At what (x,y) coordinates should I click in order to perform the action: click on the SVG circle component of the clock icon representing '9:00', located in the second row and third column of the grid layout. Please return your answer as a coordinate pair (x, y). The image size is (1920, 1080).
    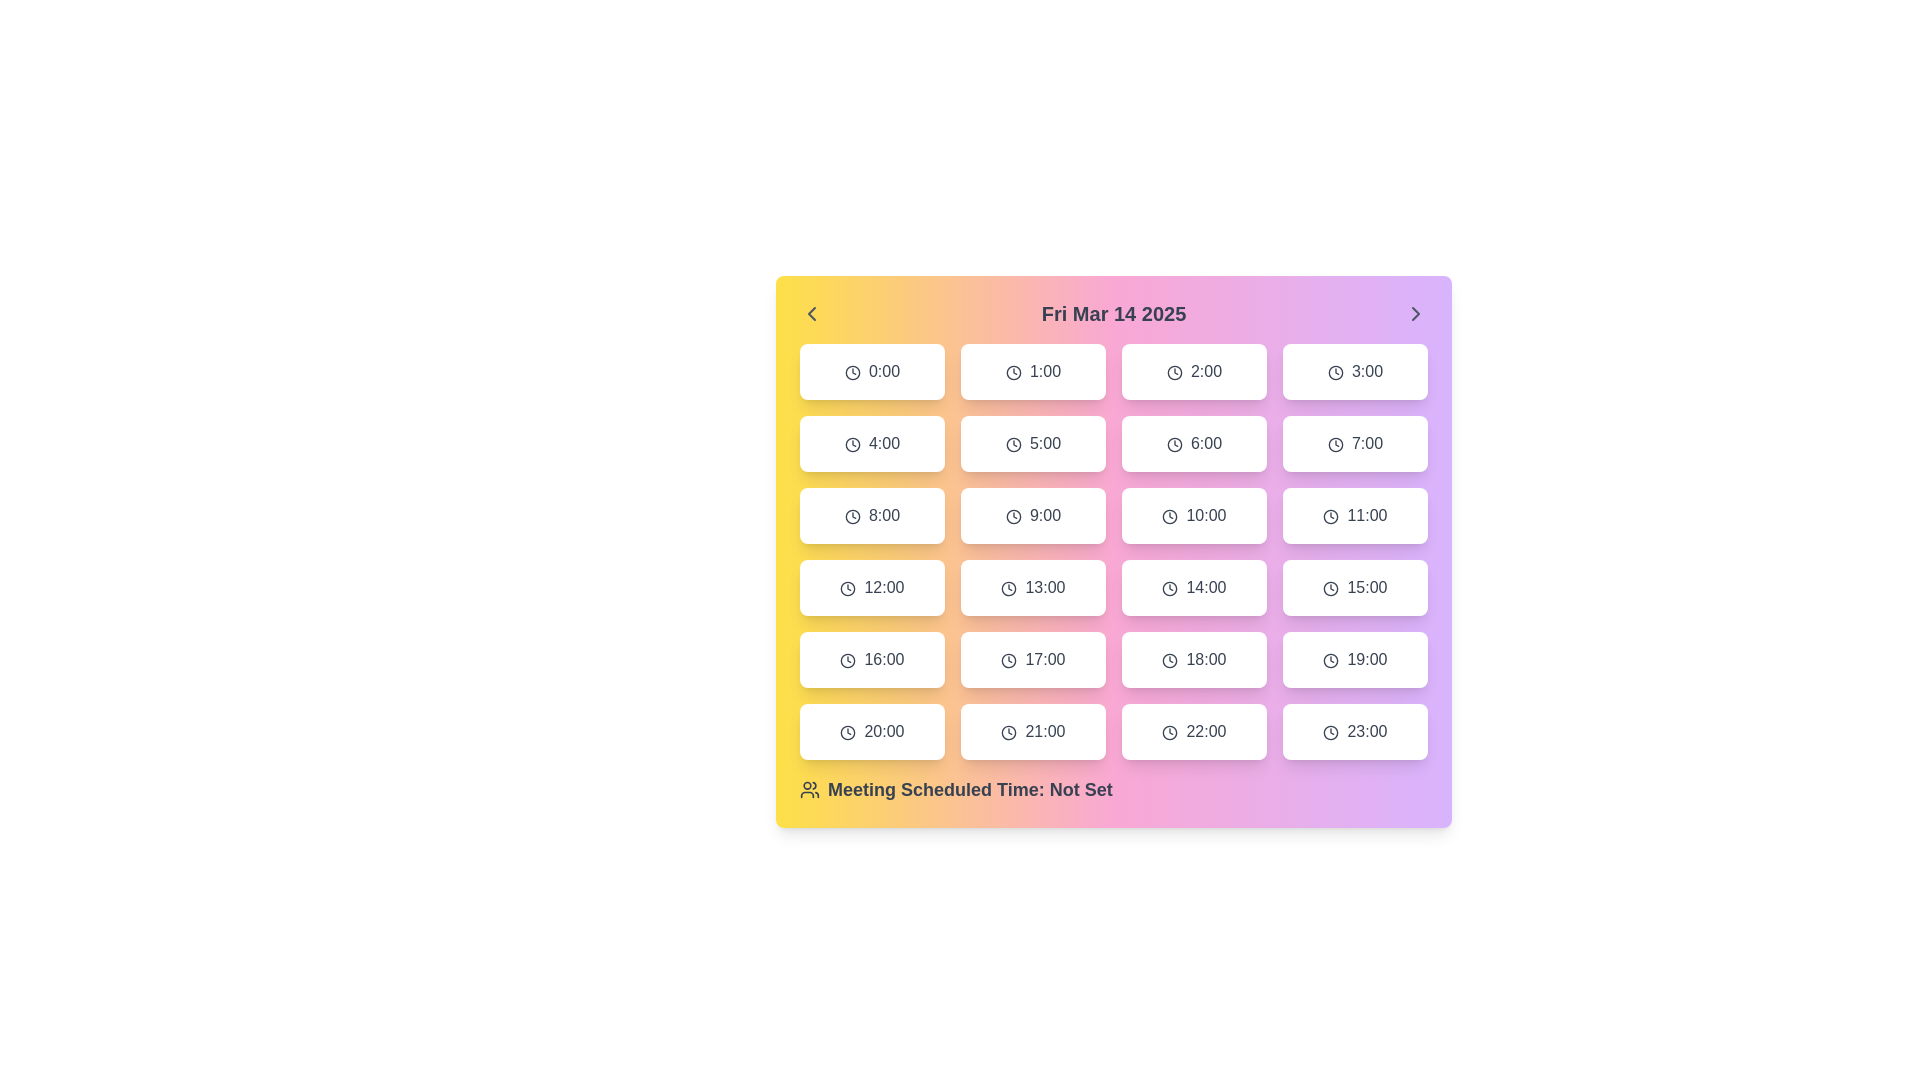
    Looking at the image, I should click on (1013, 515).